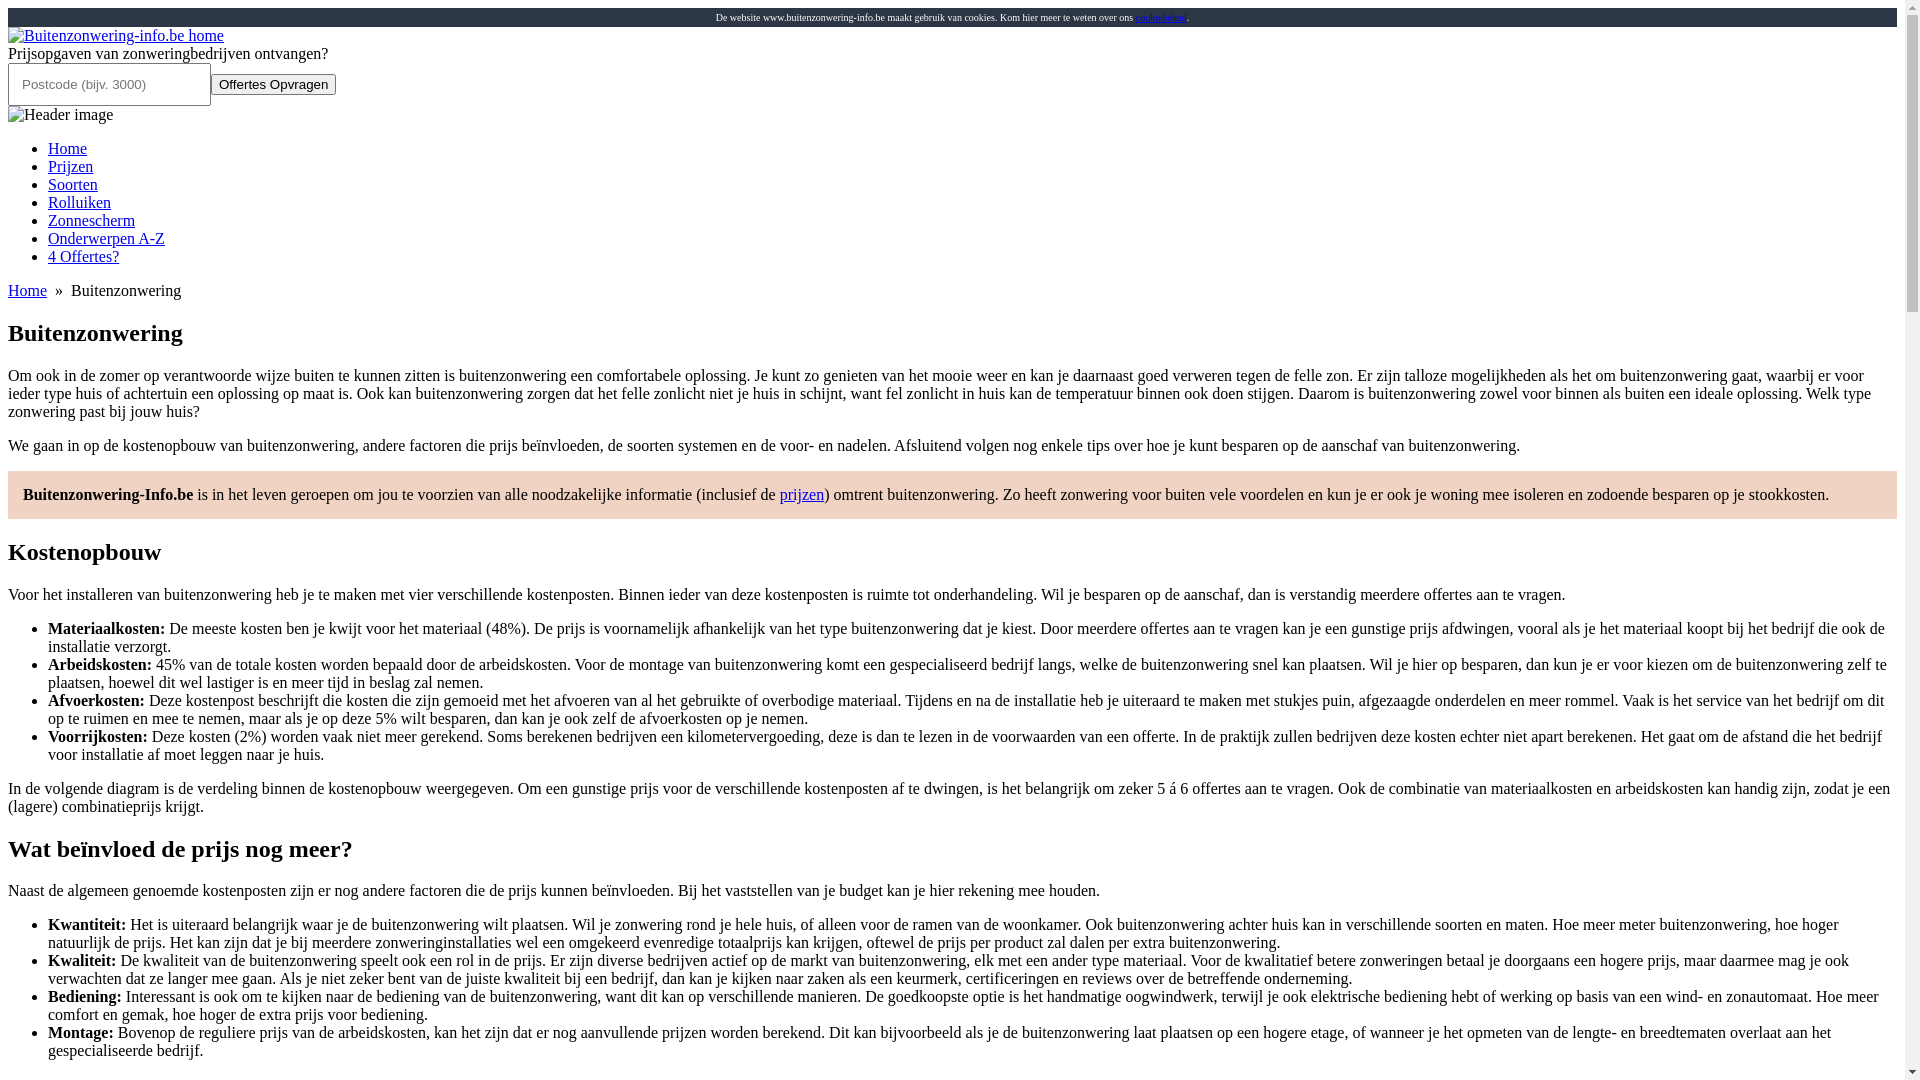 Image resolution: width=1920 pixels, height=1080 pixels. I want to click on 'Prijzen', so click(70, 165).